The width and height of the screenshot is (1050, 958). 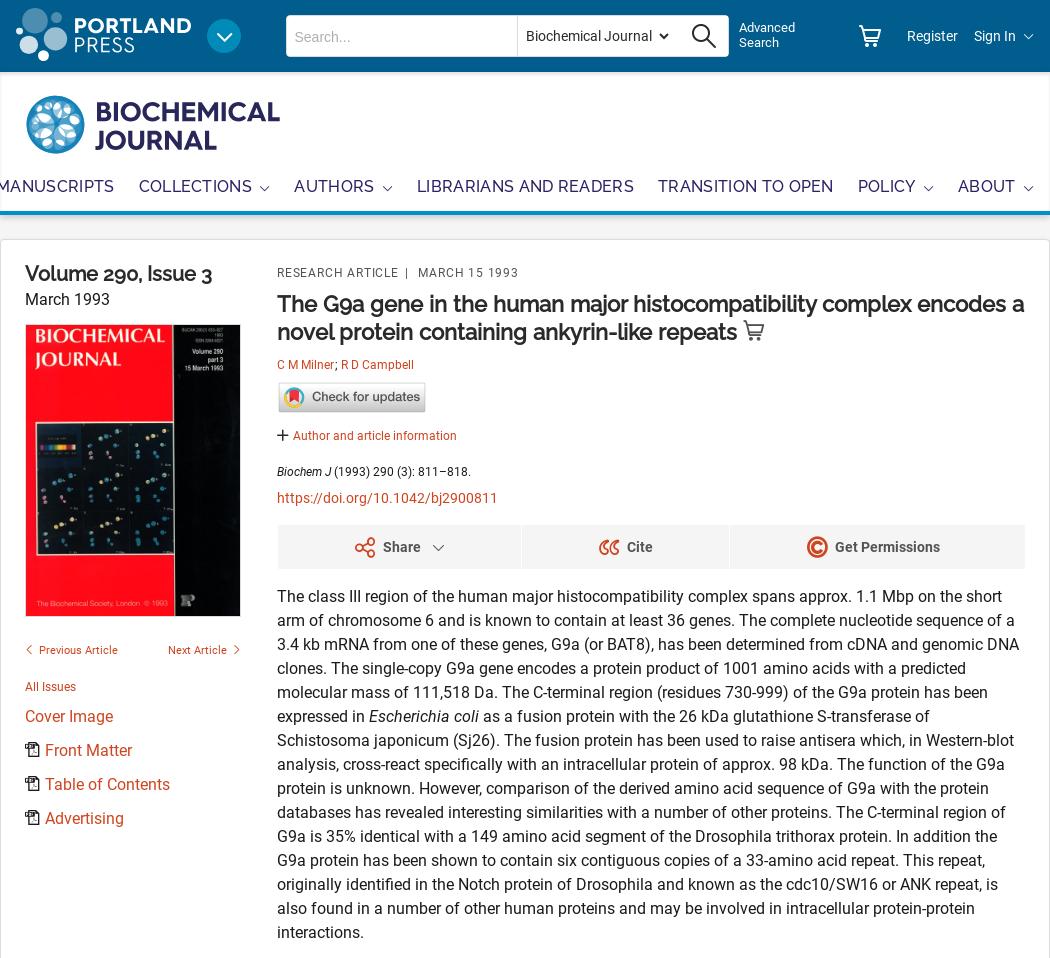 What do you see at coordinates (44, 783) in the screenshot?
I see `'Table of Contents'` at bounding box center [44, 783].